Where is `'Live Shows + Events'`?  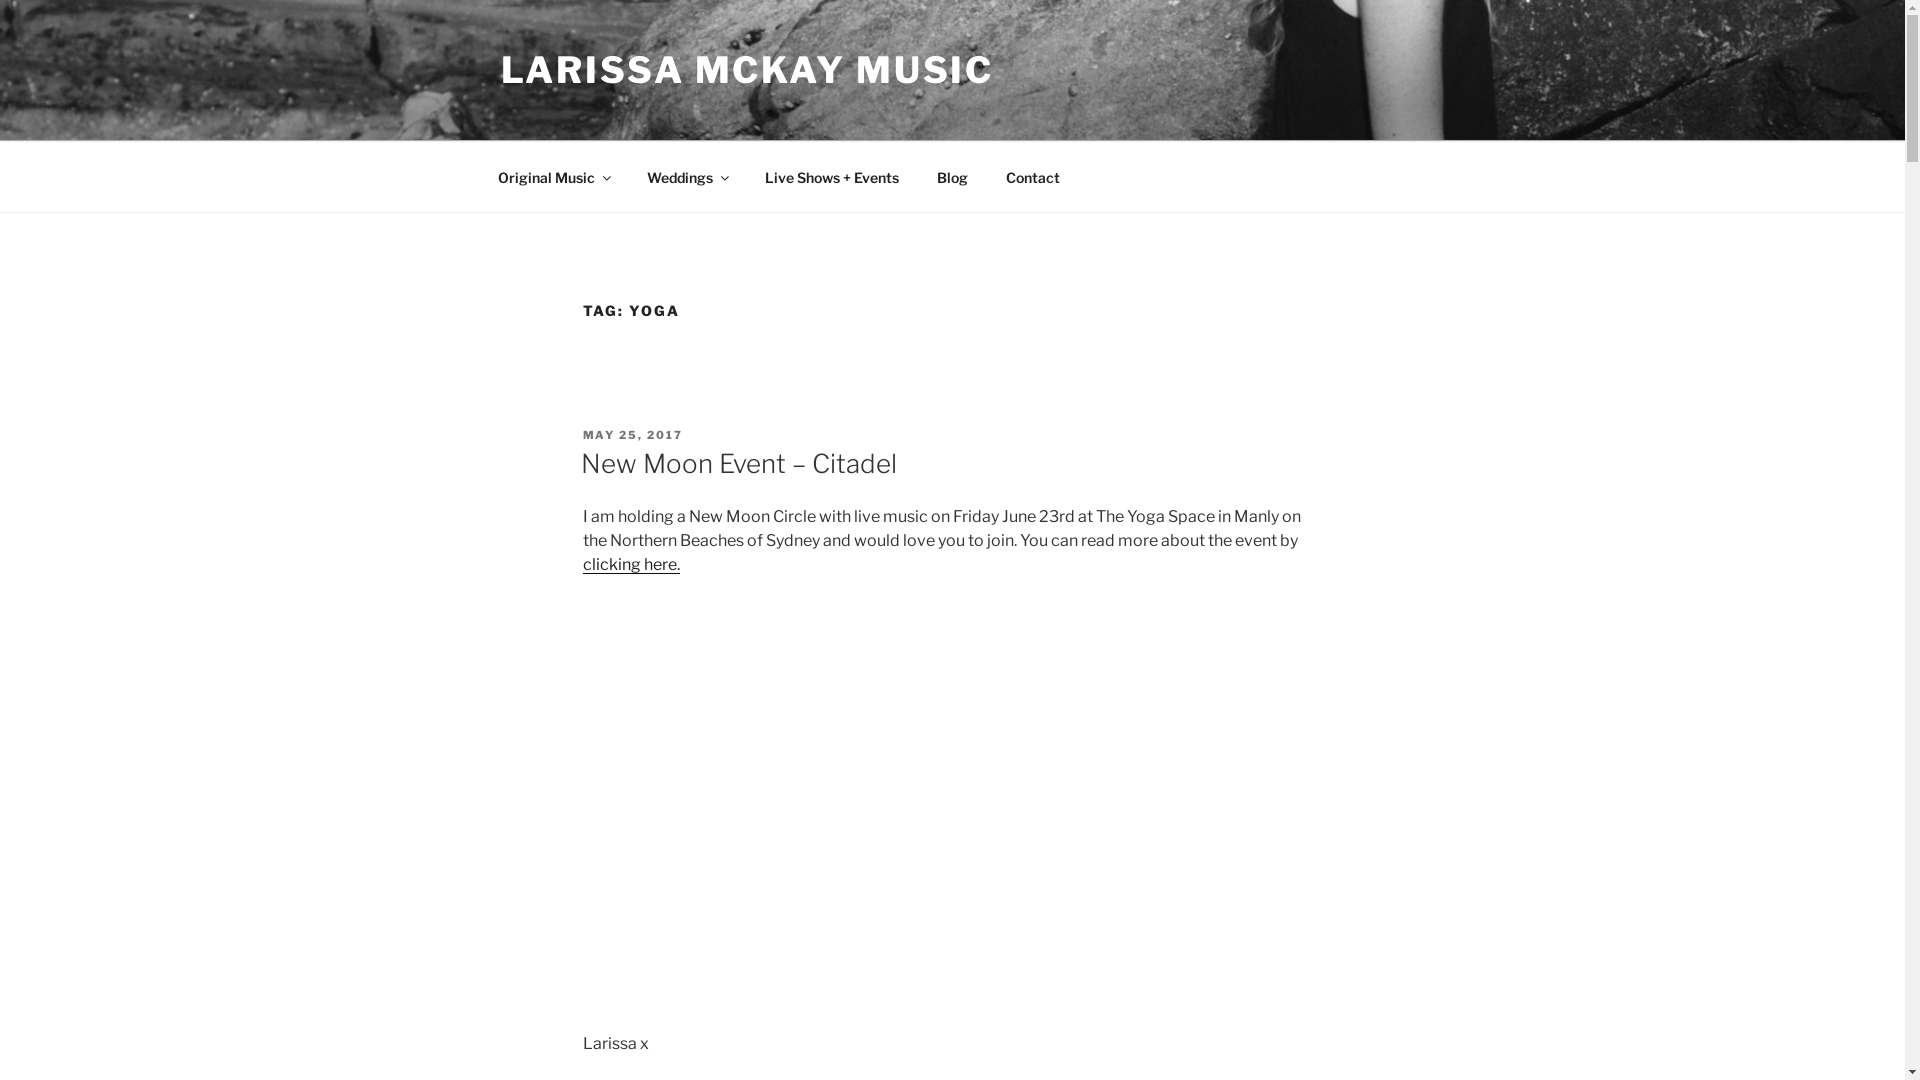 'Live Shows + Events' is located at coordinates (832, 175).